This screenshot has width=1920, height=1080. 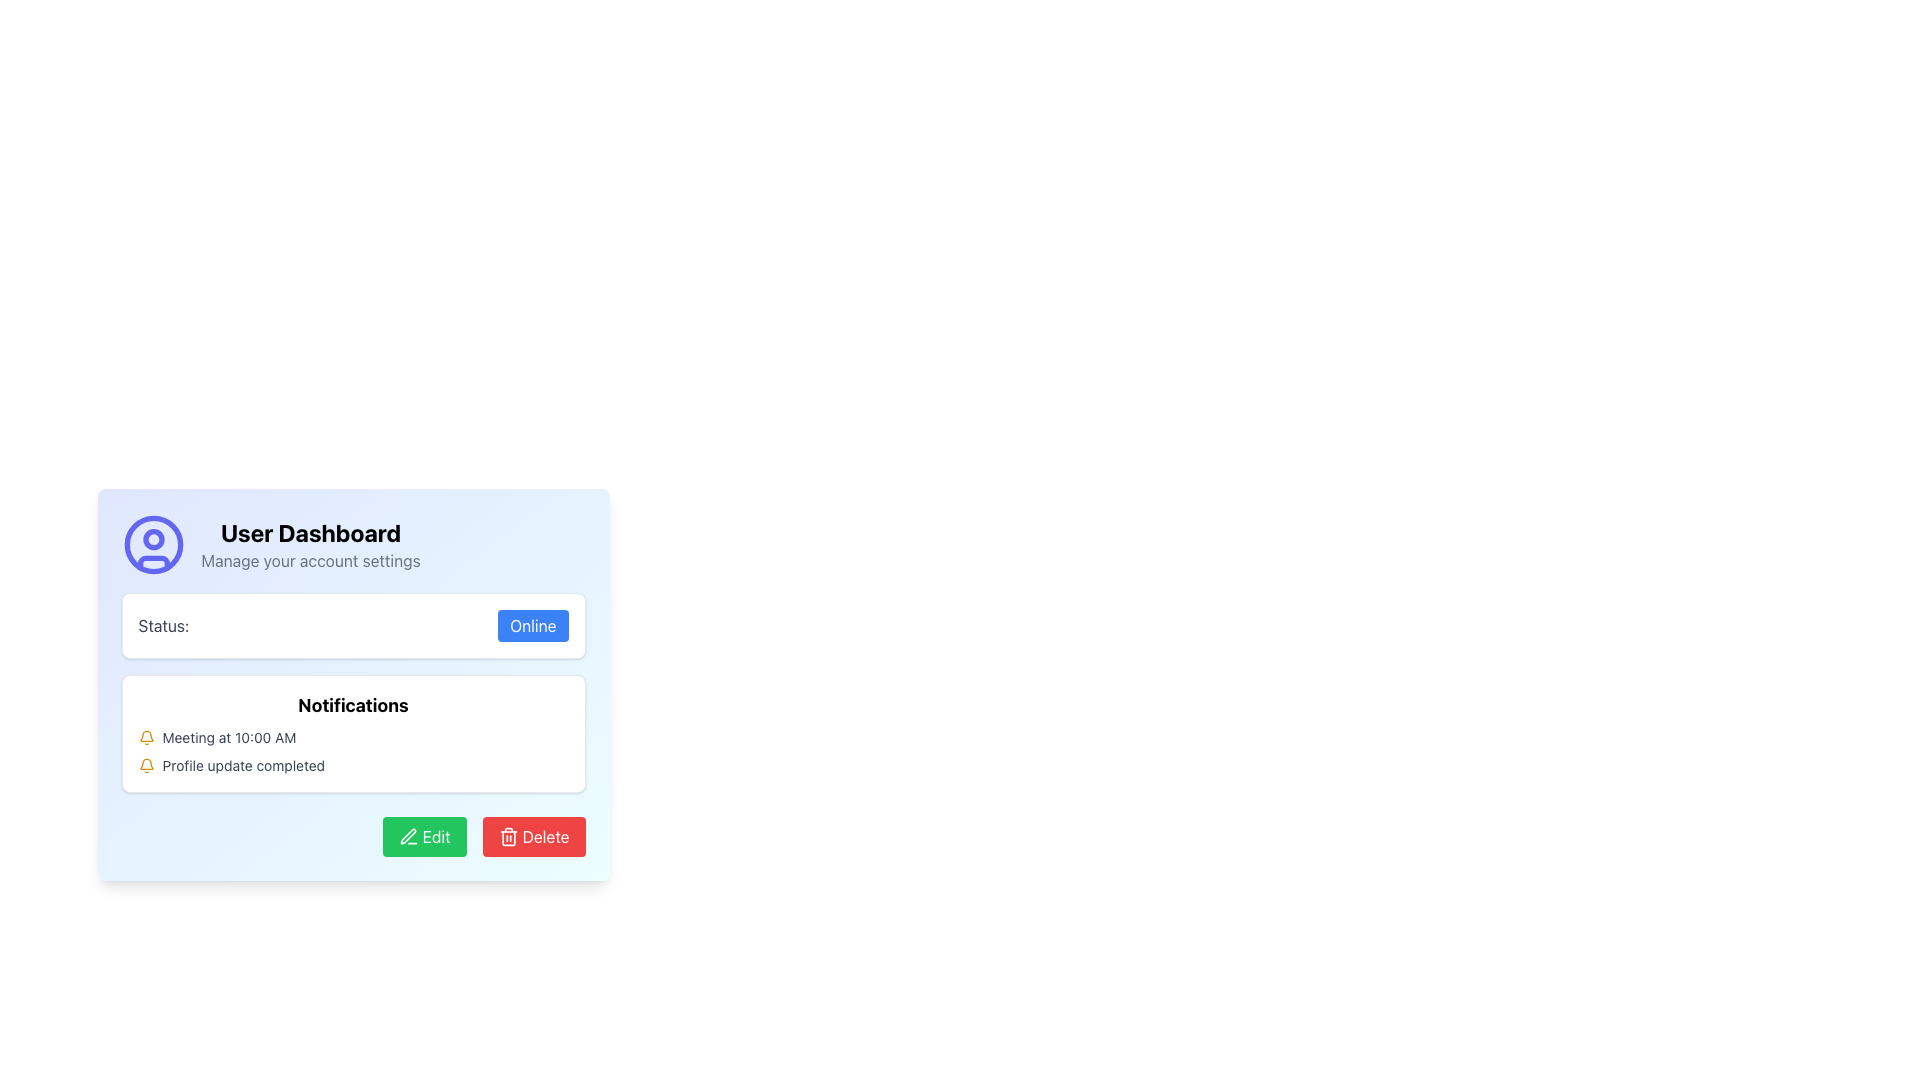 What do you see at coordinates (242, 765) in the screenshot?
I see `the second text notification in the notification panel that informs the user about a recent profile update action` at bounding box center [242, 765].